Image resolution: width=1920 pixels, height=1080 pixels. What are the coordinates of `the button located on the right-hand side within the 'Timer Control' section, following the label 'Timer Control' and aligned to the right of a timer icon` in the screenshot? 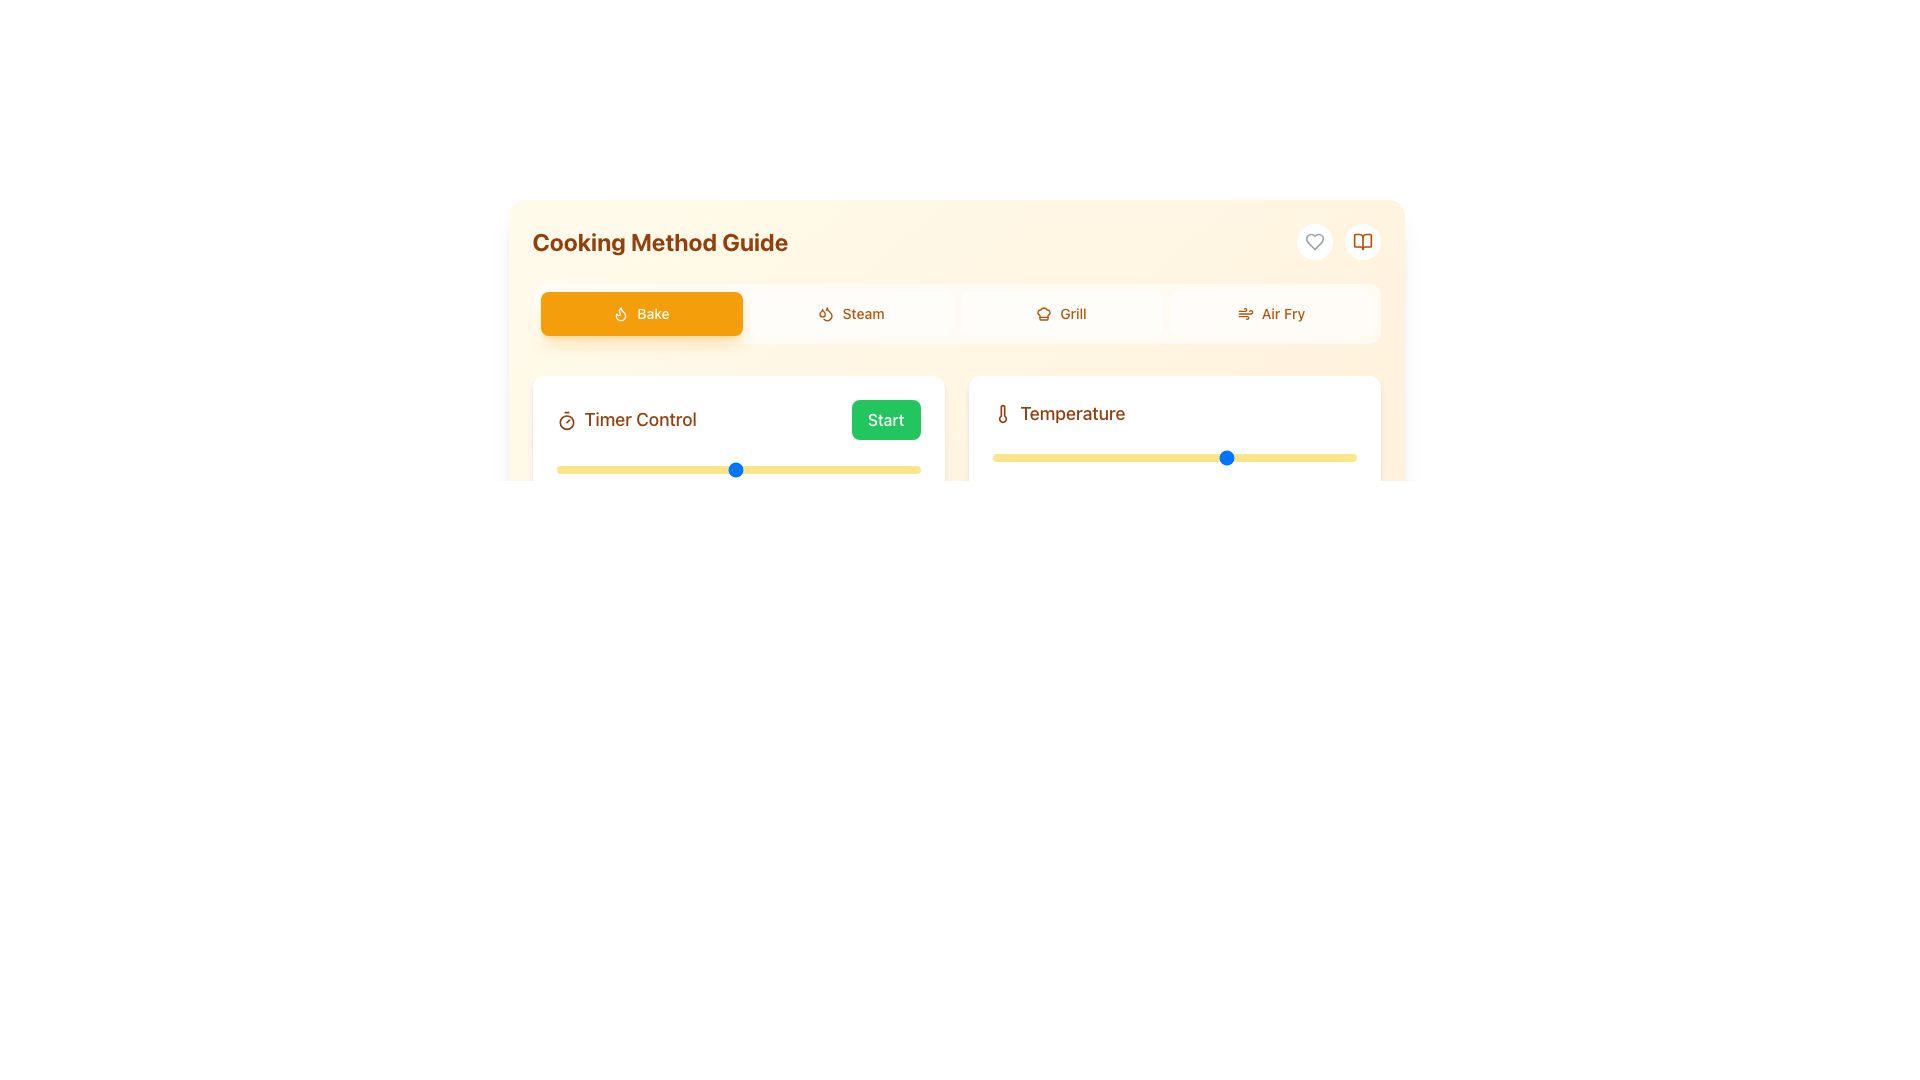 It's located at (885, 419).